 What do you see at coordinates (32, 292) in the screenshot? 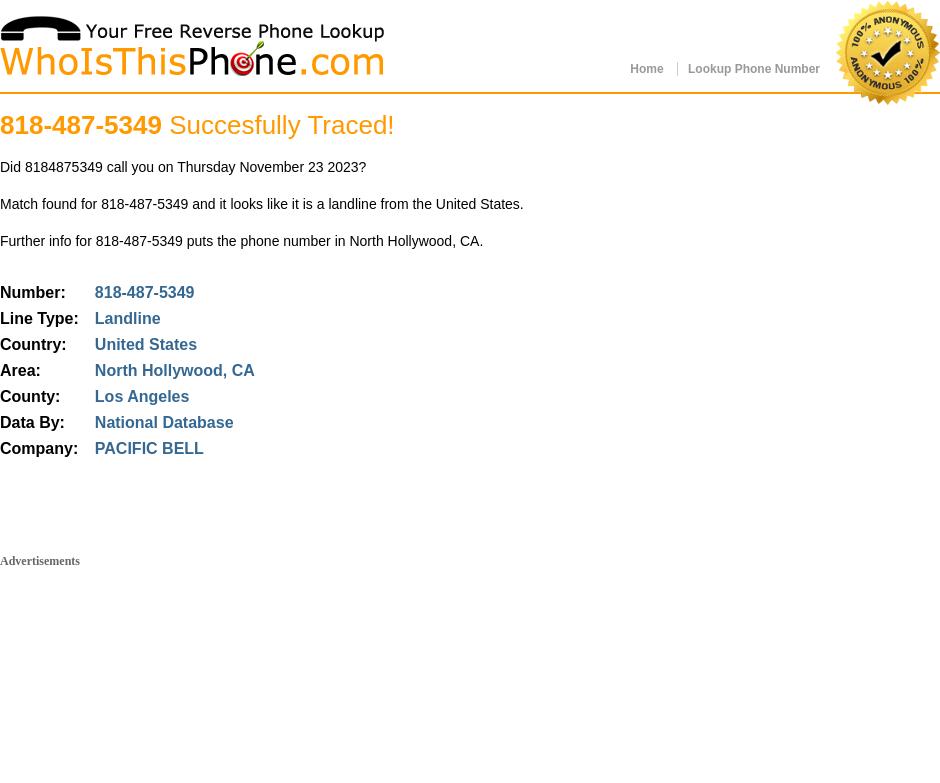
I see `'Number:'` at bounding box center [32, 292].